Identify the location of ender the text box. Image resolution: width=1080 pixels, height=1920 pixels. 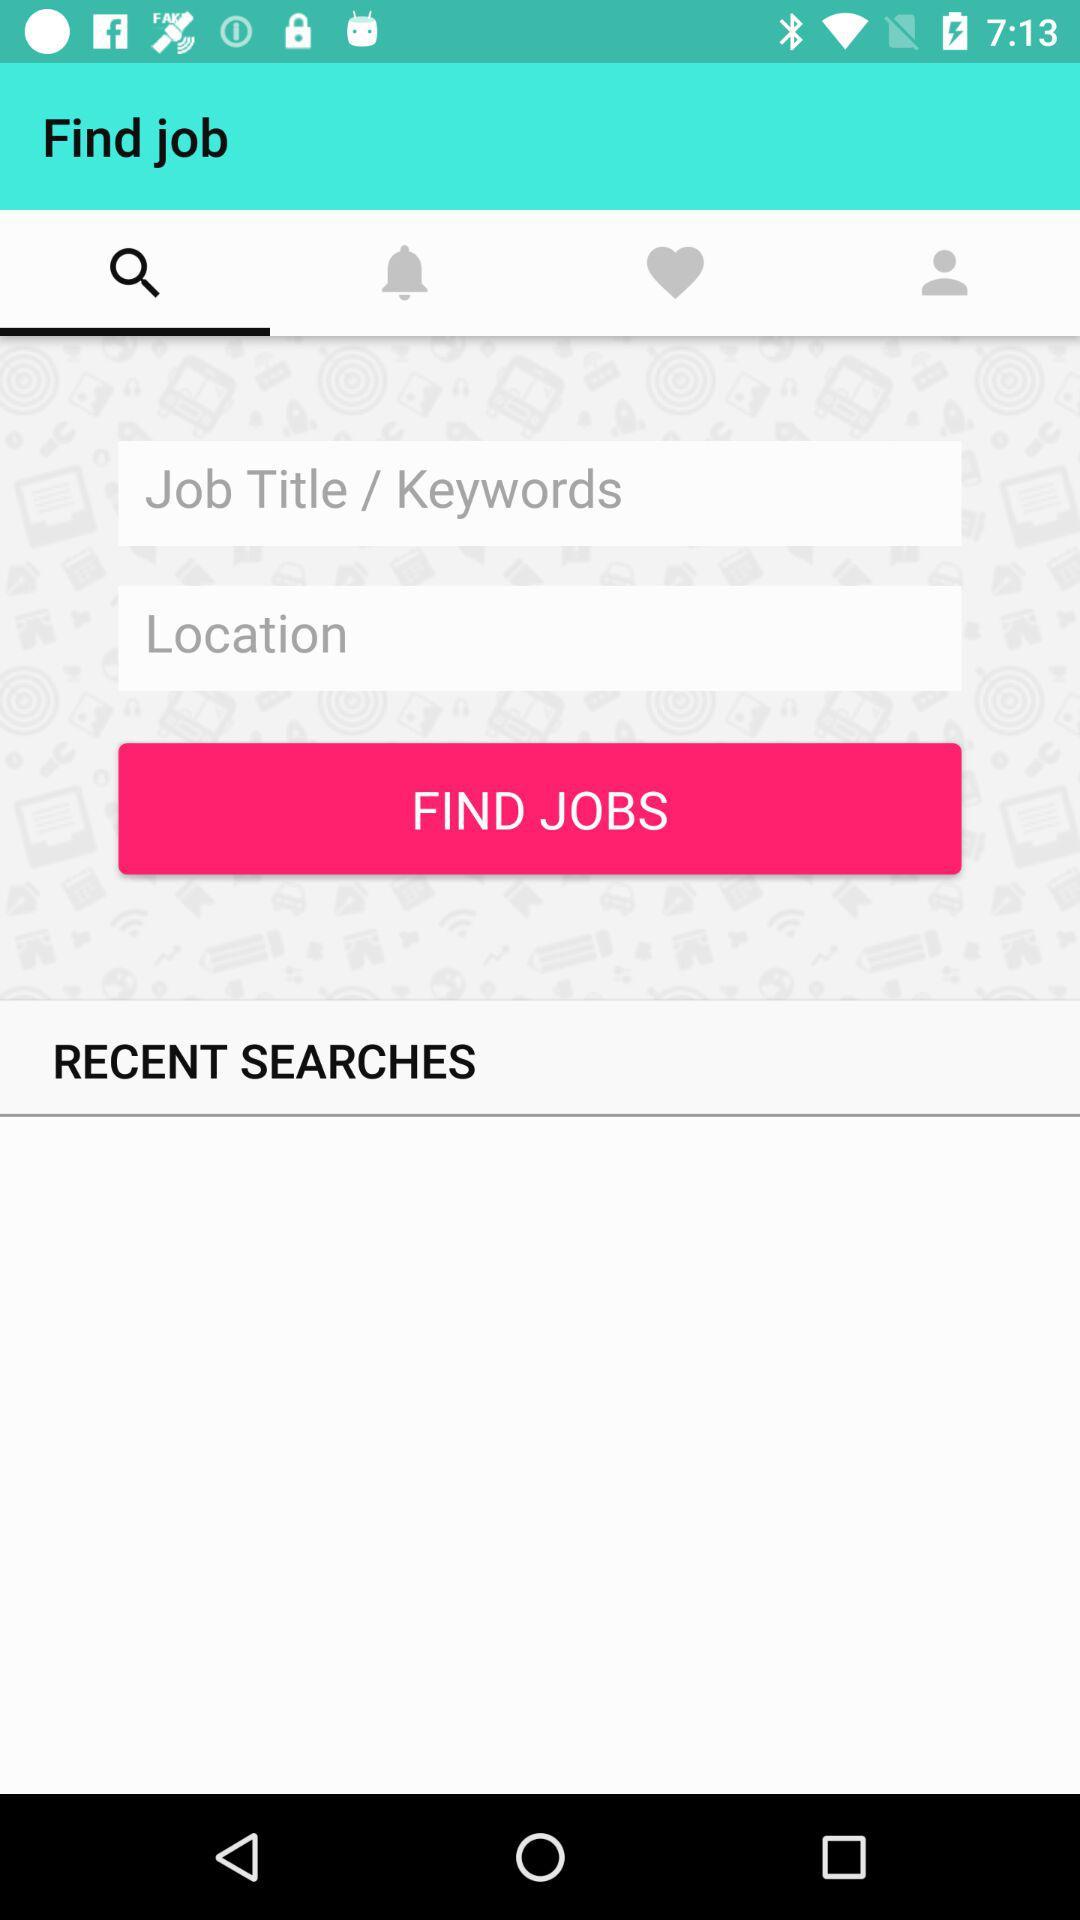
(540, 637).